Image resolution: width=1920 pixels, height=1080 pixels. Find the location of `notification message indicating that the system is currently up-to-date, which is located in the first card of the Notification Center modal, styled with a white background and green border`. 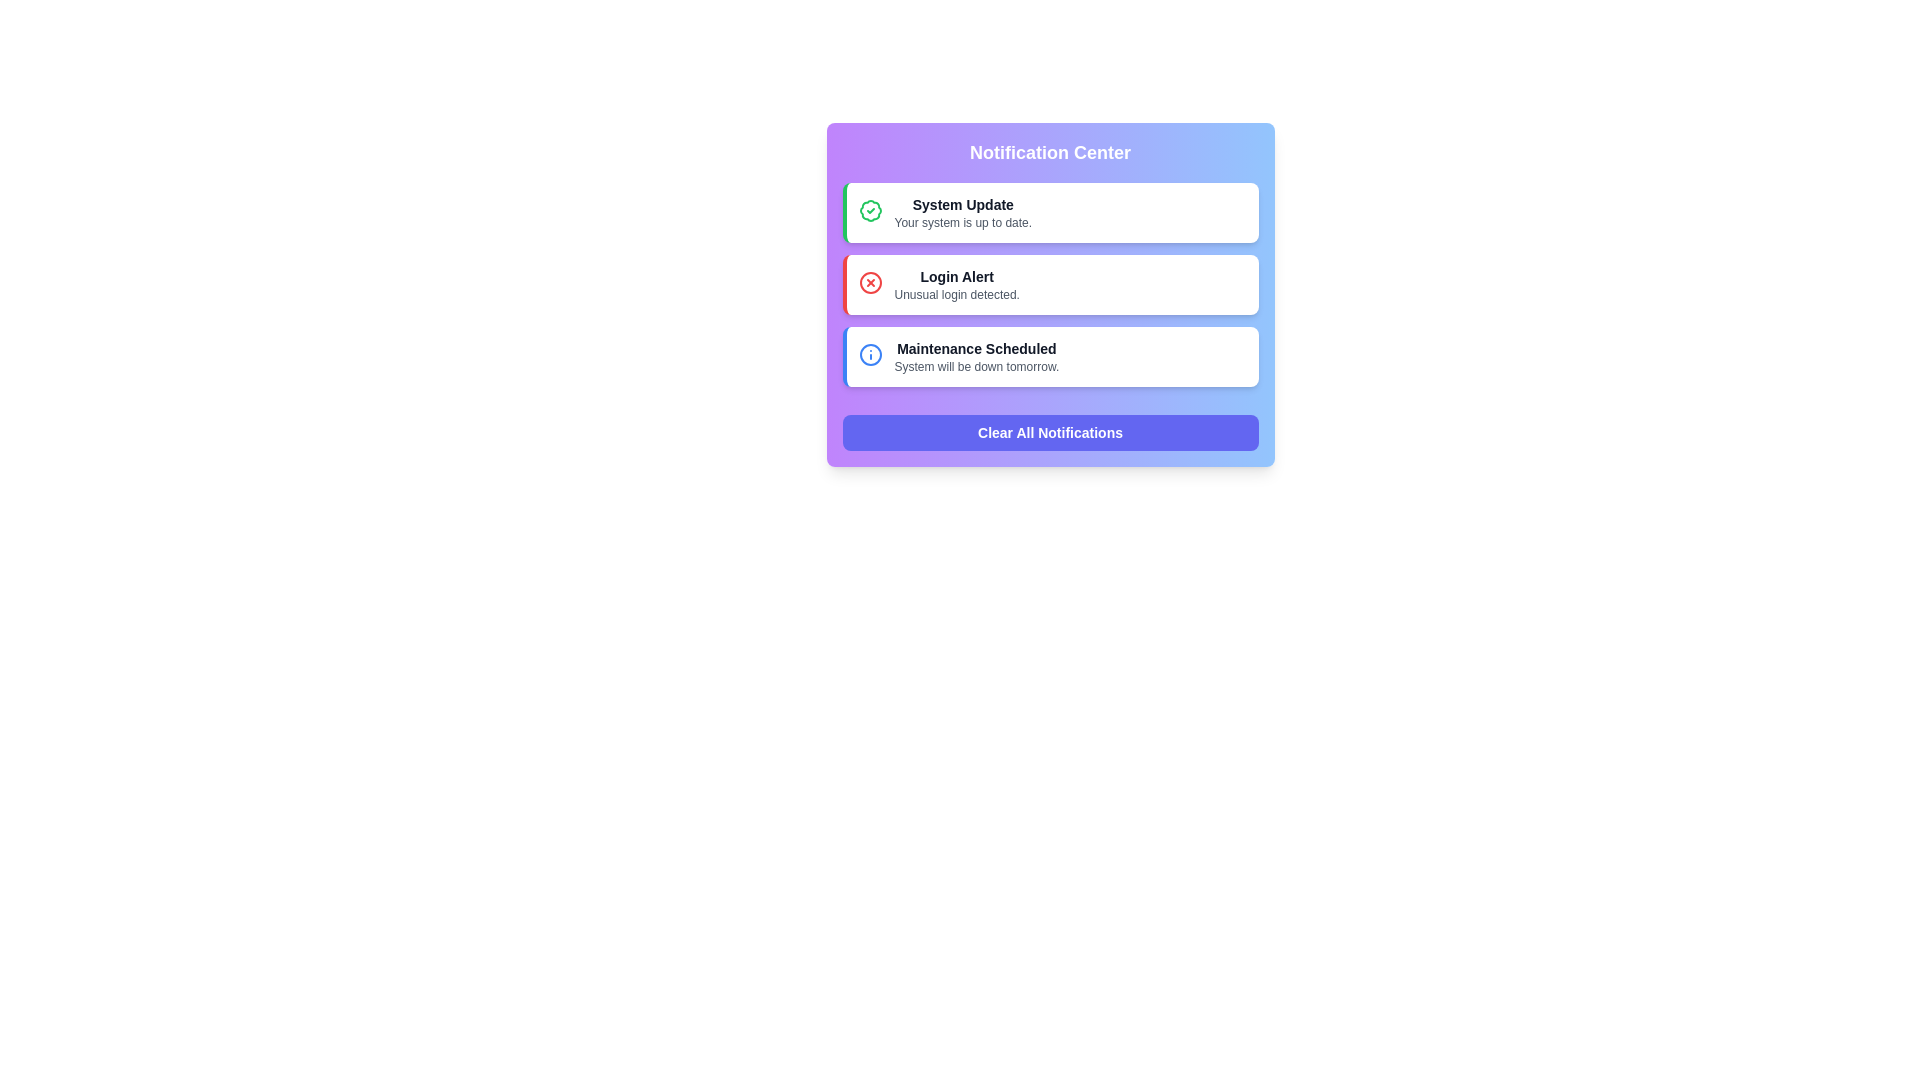

notification message indicating that the system is currently up-to-date, which is located in the first card of the Notification Center modal, styled with a white background and green border is located at coordinates (963, 212).